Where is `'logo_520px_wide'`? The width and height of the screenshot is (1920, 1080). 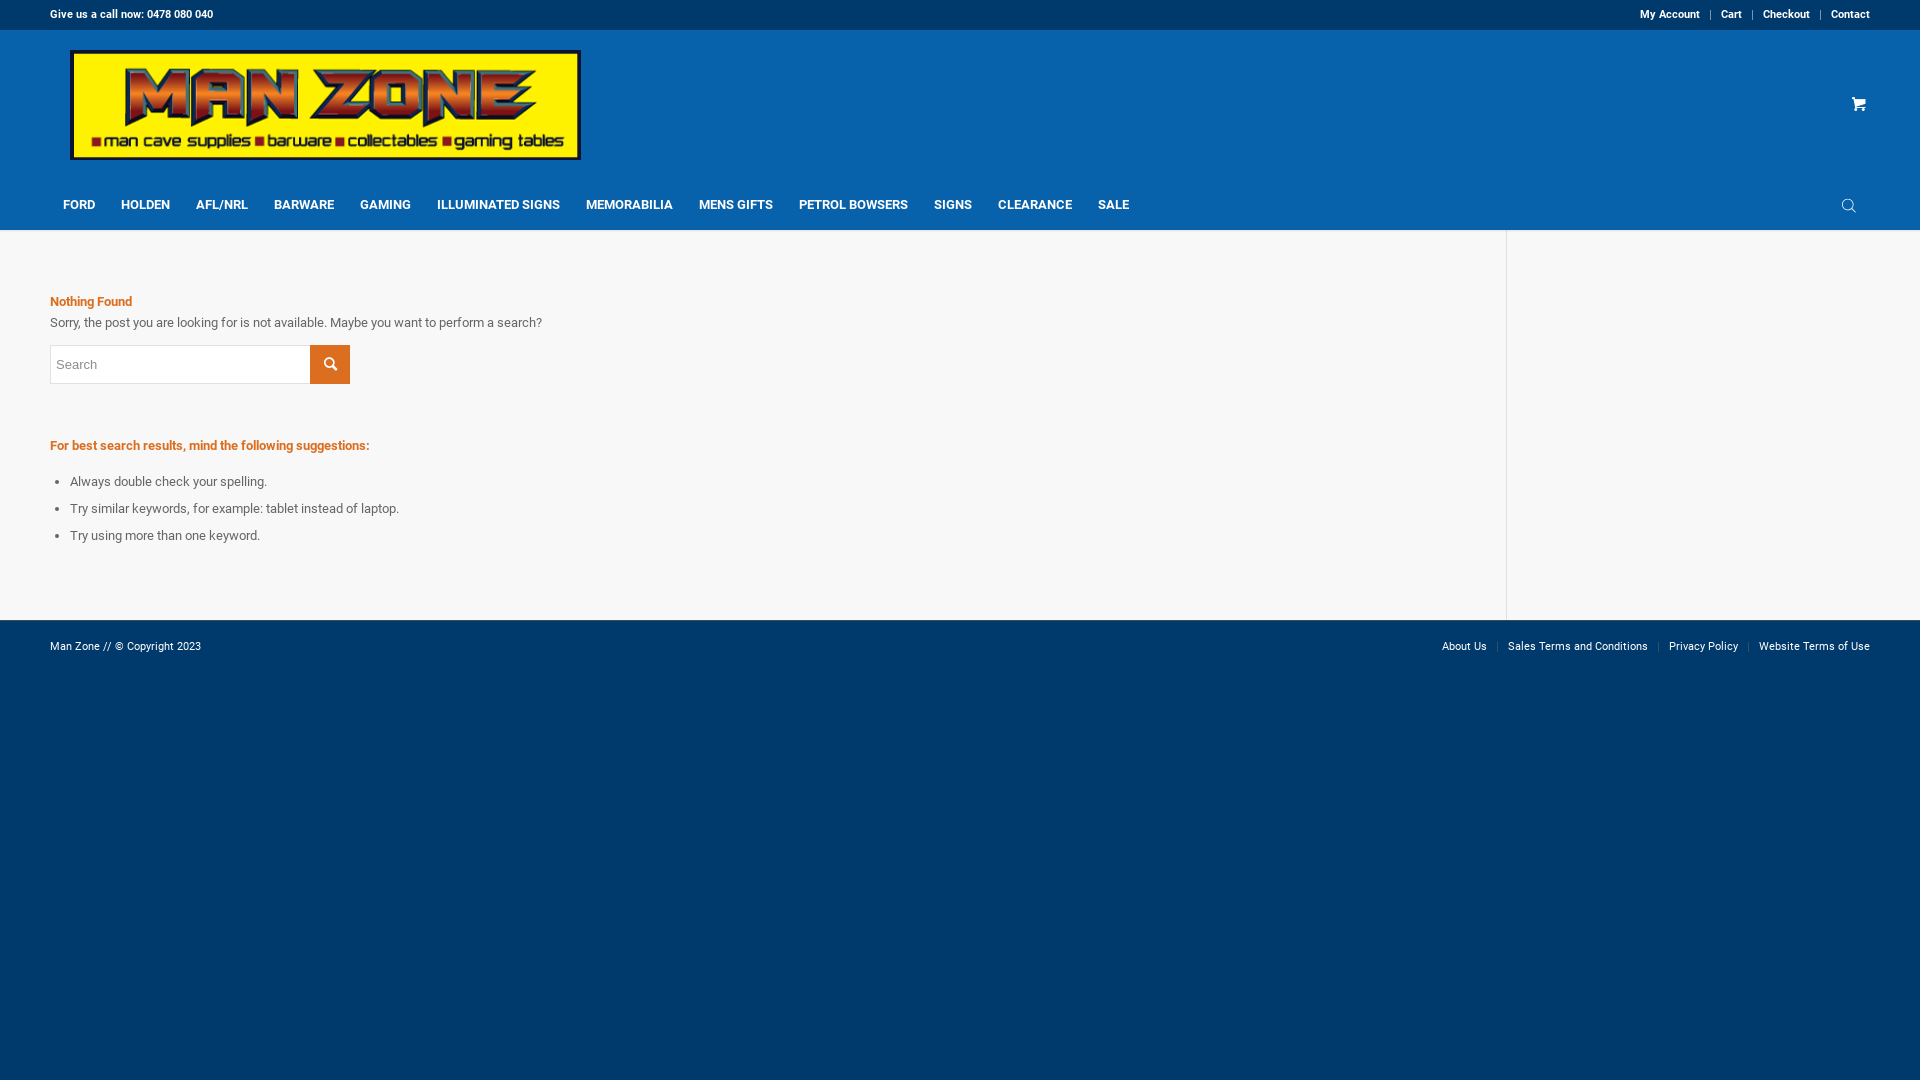 'logo_520px_wide' is located at coordinates (325, 104).